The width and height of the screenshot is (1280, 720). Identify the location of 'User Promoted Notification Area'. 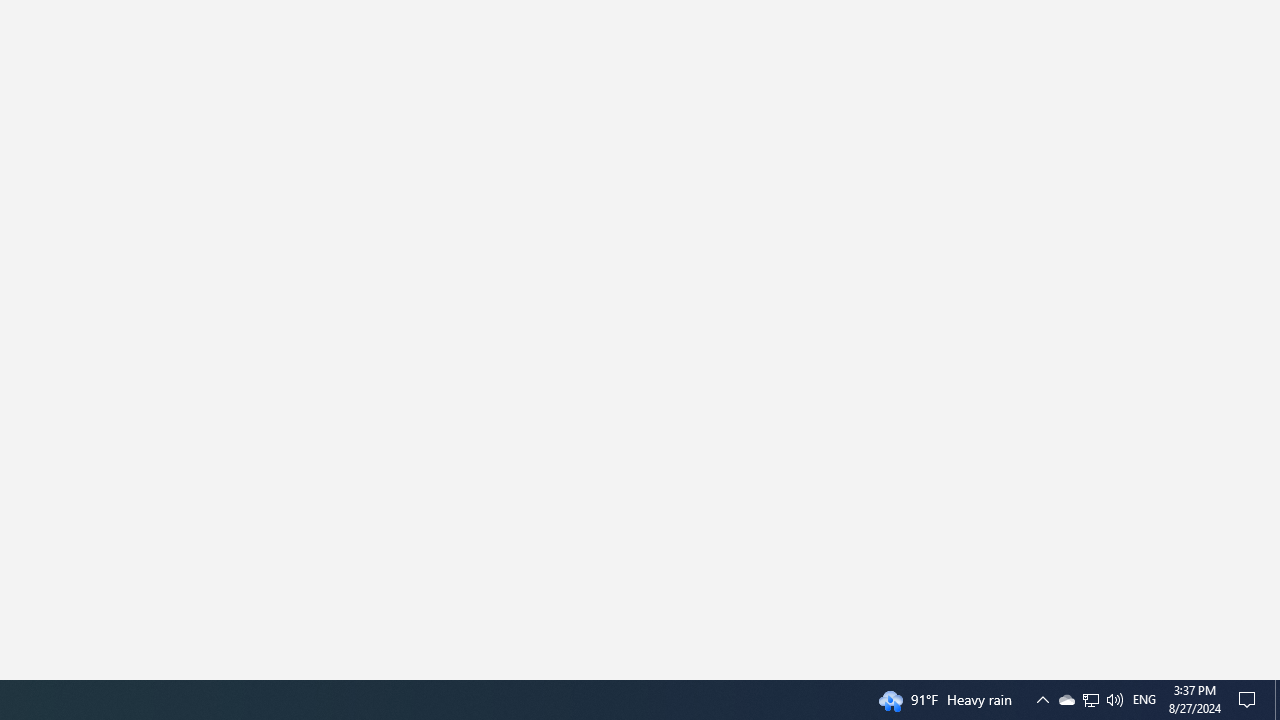
(1089, 698).